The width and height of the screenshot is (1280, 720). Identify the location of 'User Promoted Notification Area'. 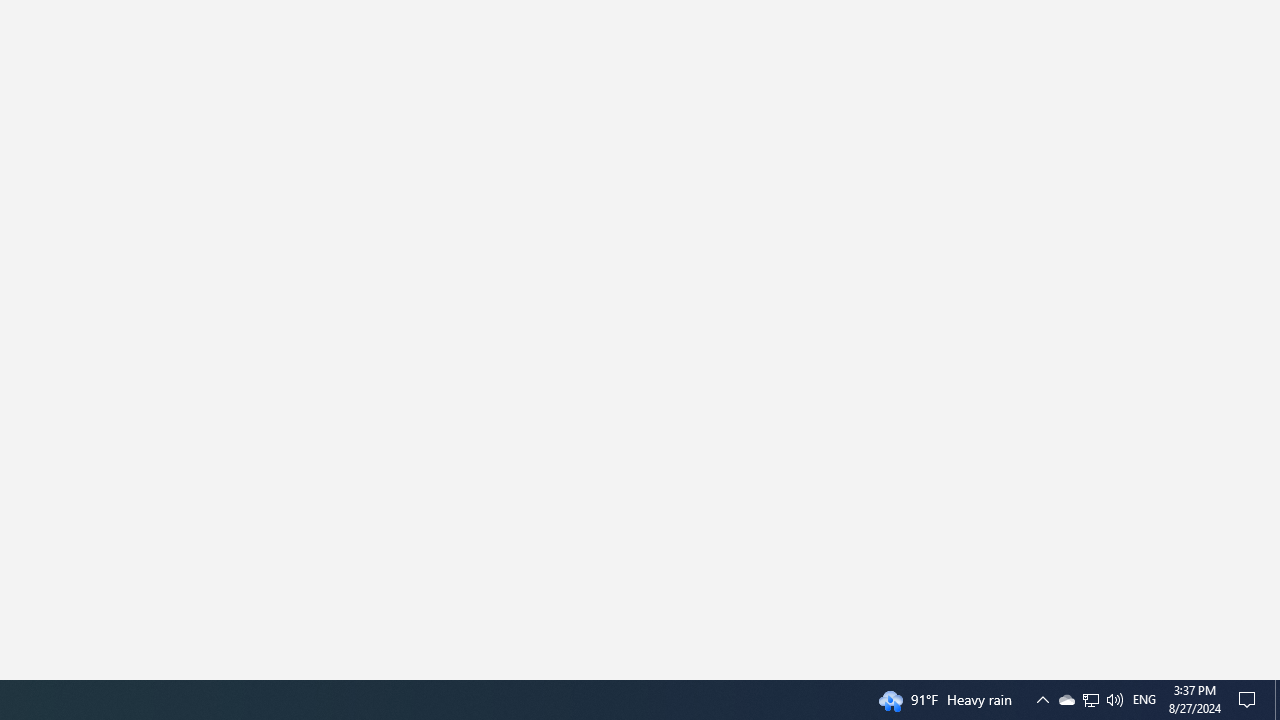
(1089, 698).